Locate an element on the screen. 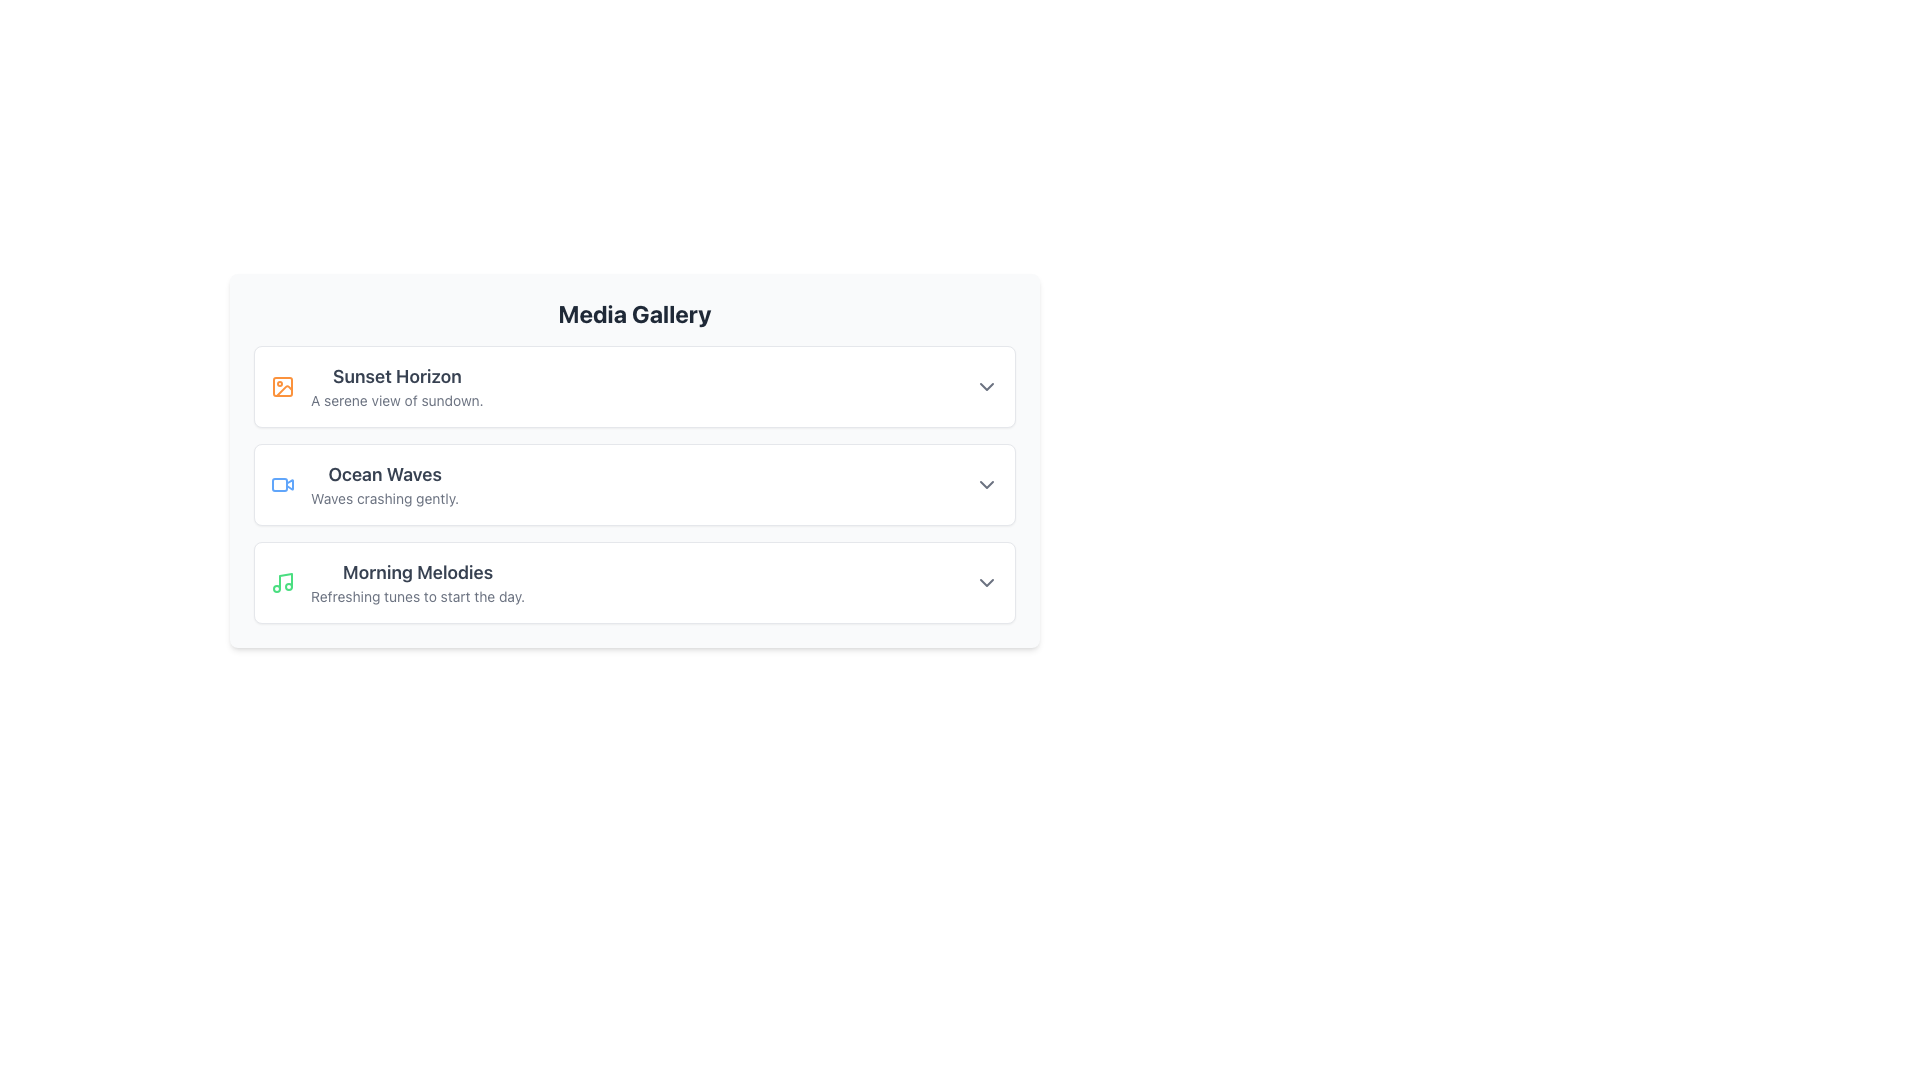  the leftmost icon representing the 'Ocean Waves' media entry in the second row of the list is located at coordinates (282, 485).